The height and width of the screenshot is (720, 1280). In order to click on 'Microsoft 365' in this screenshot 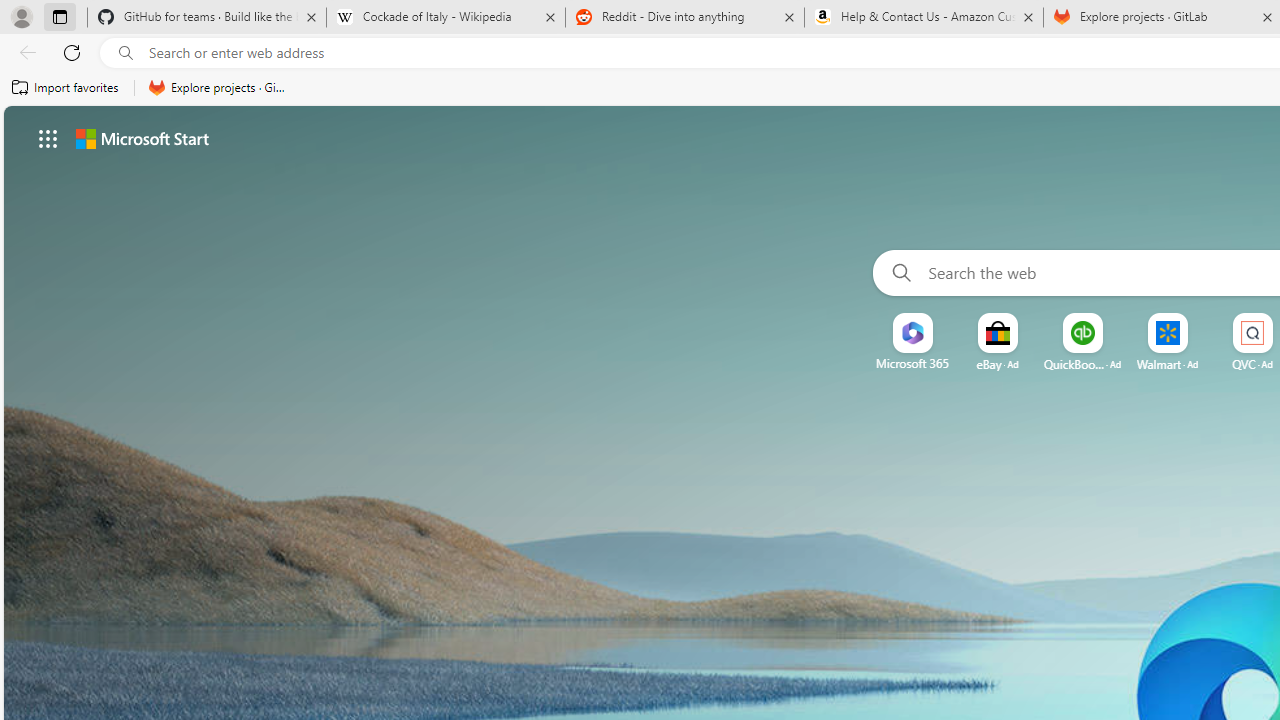, I will do `click(911, 363)`.